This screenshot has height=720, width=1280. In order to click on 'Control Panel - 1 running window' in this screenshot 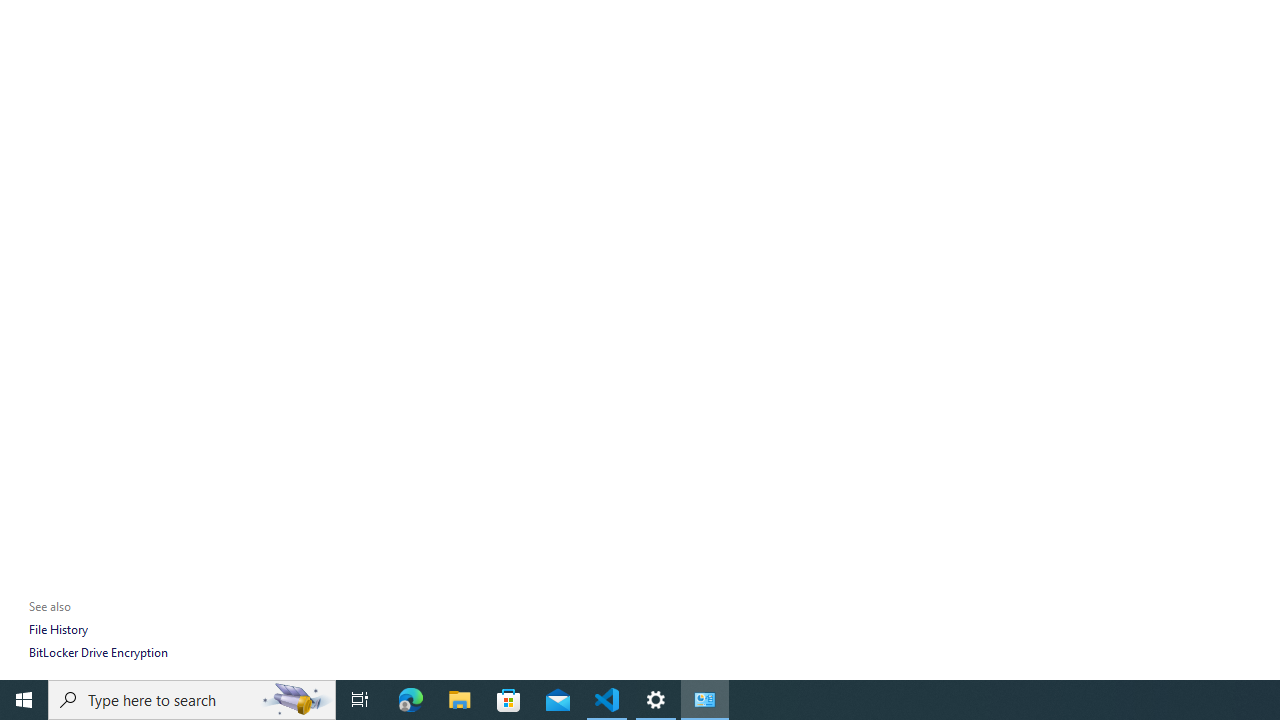, I will do `click(705, 698)`.